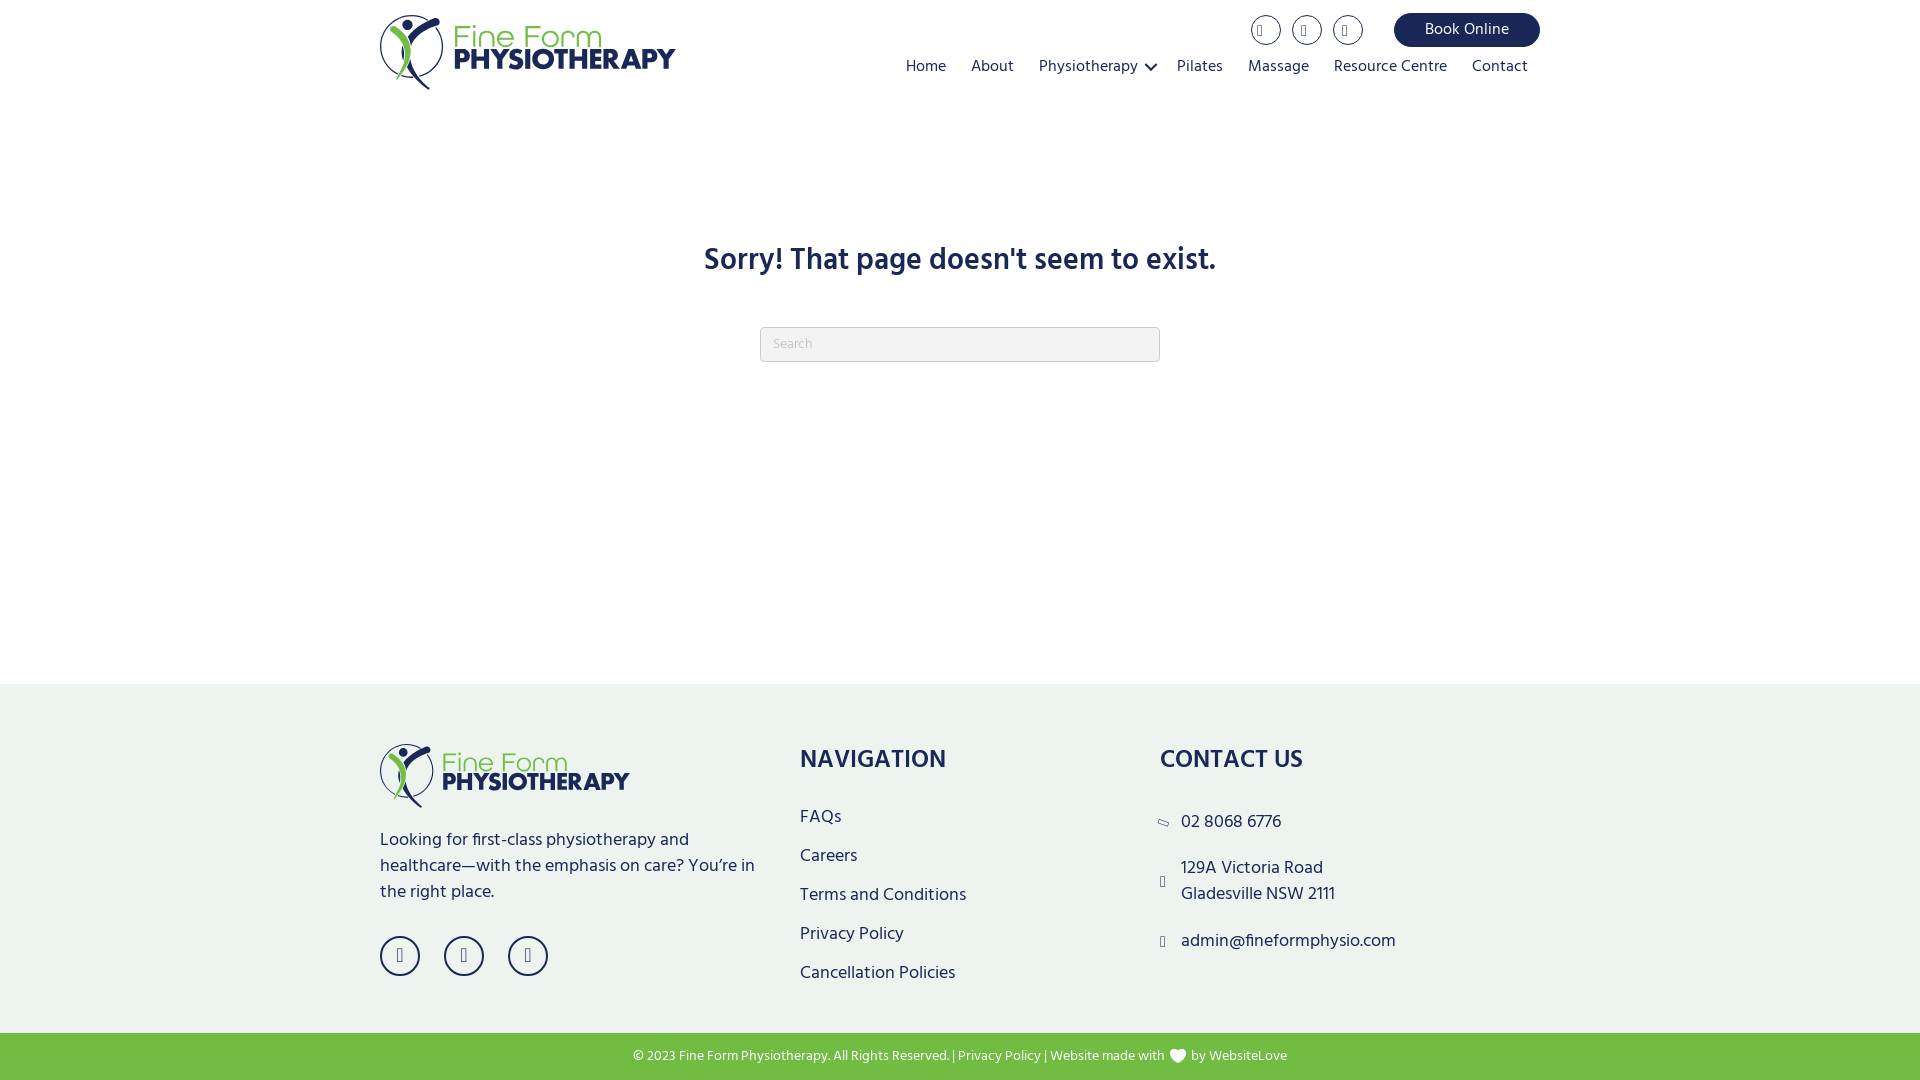  Describe the element at coordinates (1165, 65) in the screenshot. I see `'Pilates'` at that location.